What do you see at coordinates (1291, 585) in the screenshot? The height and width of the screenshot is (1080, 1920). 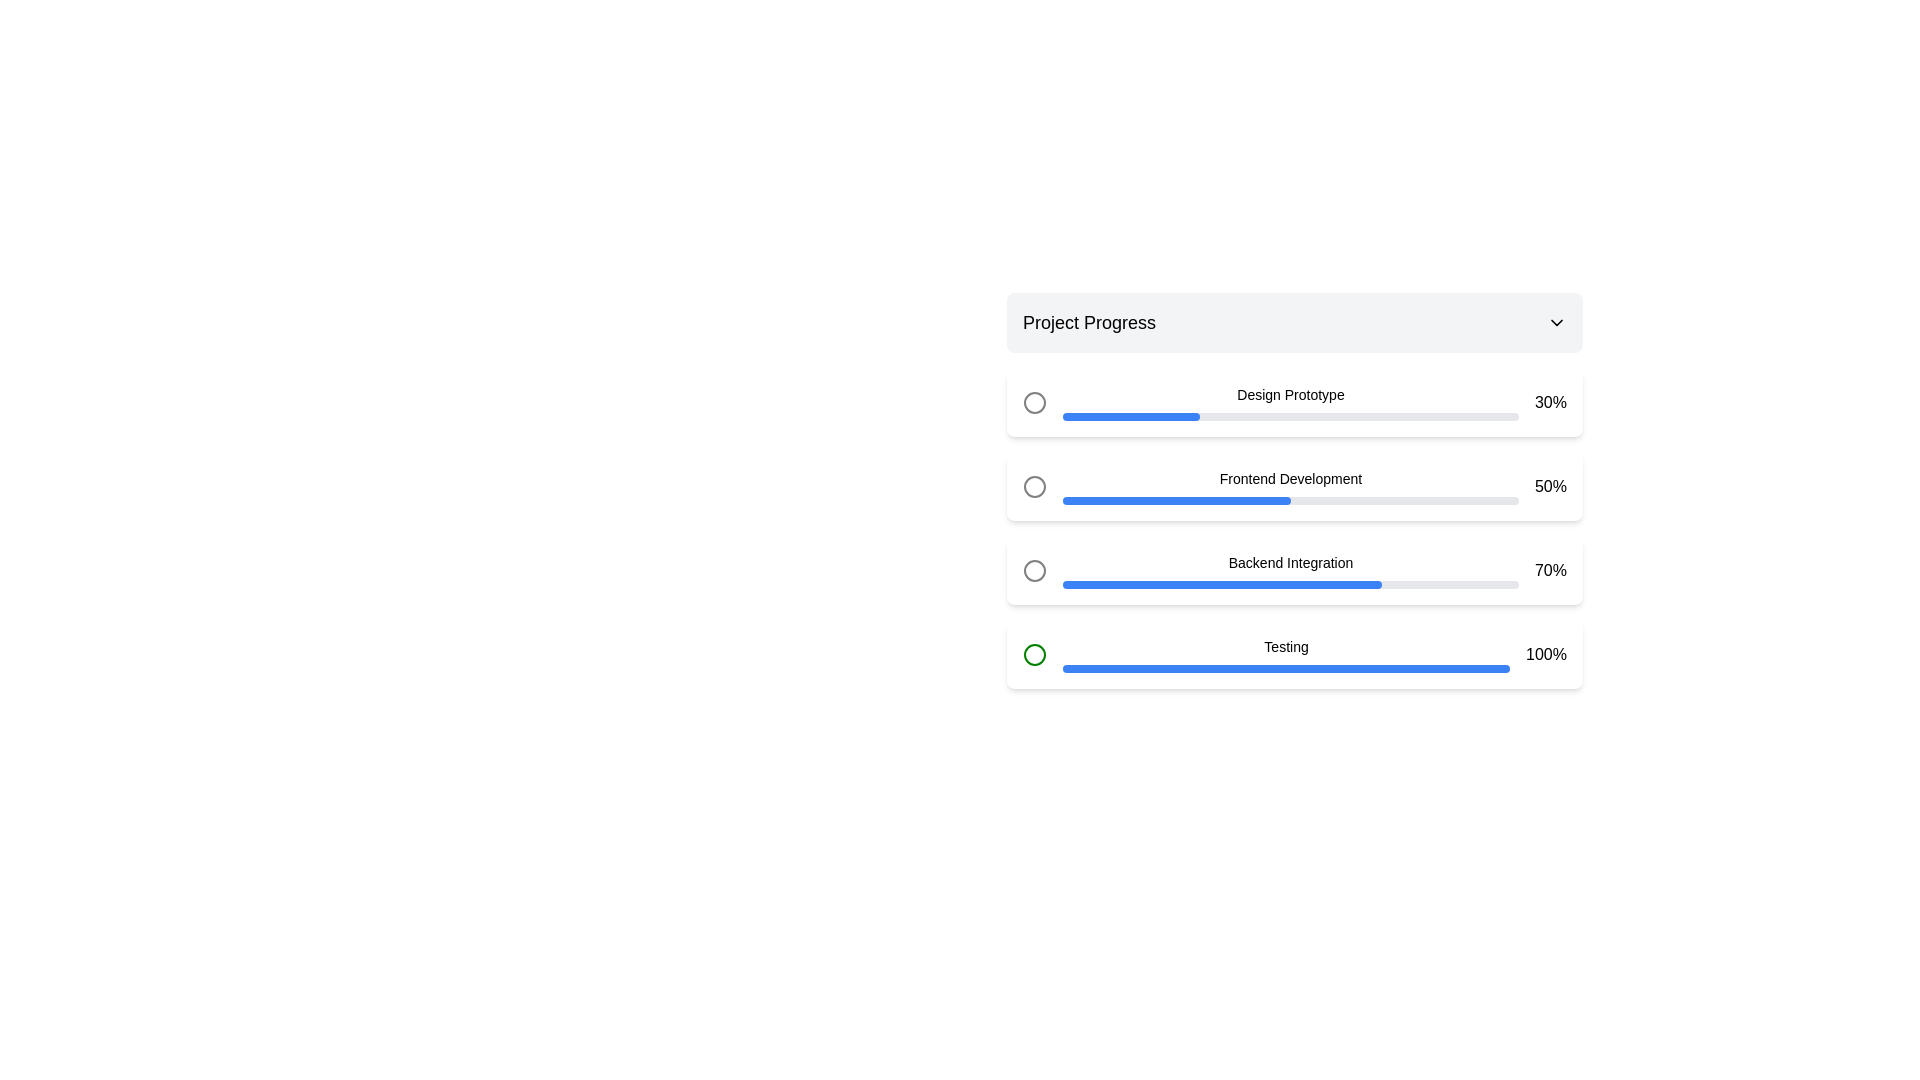 I see `progress bar indicating 70% completion located below the text 'Backend Integration' in the vertical list of progress bars` at bounding box center [1291, 585].